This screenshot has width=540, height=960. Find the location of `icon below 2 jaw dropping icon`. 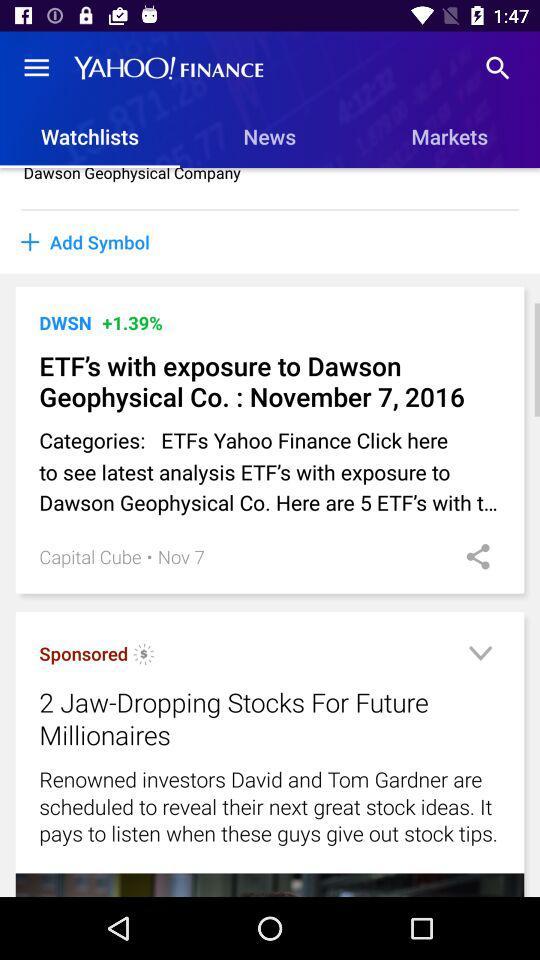

icon below 2 jaw dropping icon is located at coordinates (270, 806).